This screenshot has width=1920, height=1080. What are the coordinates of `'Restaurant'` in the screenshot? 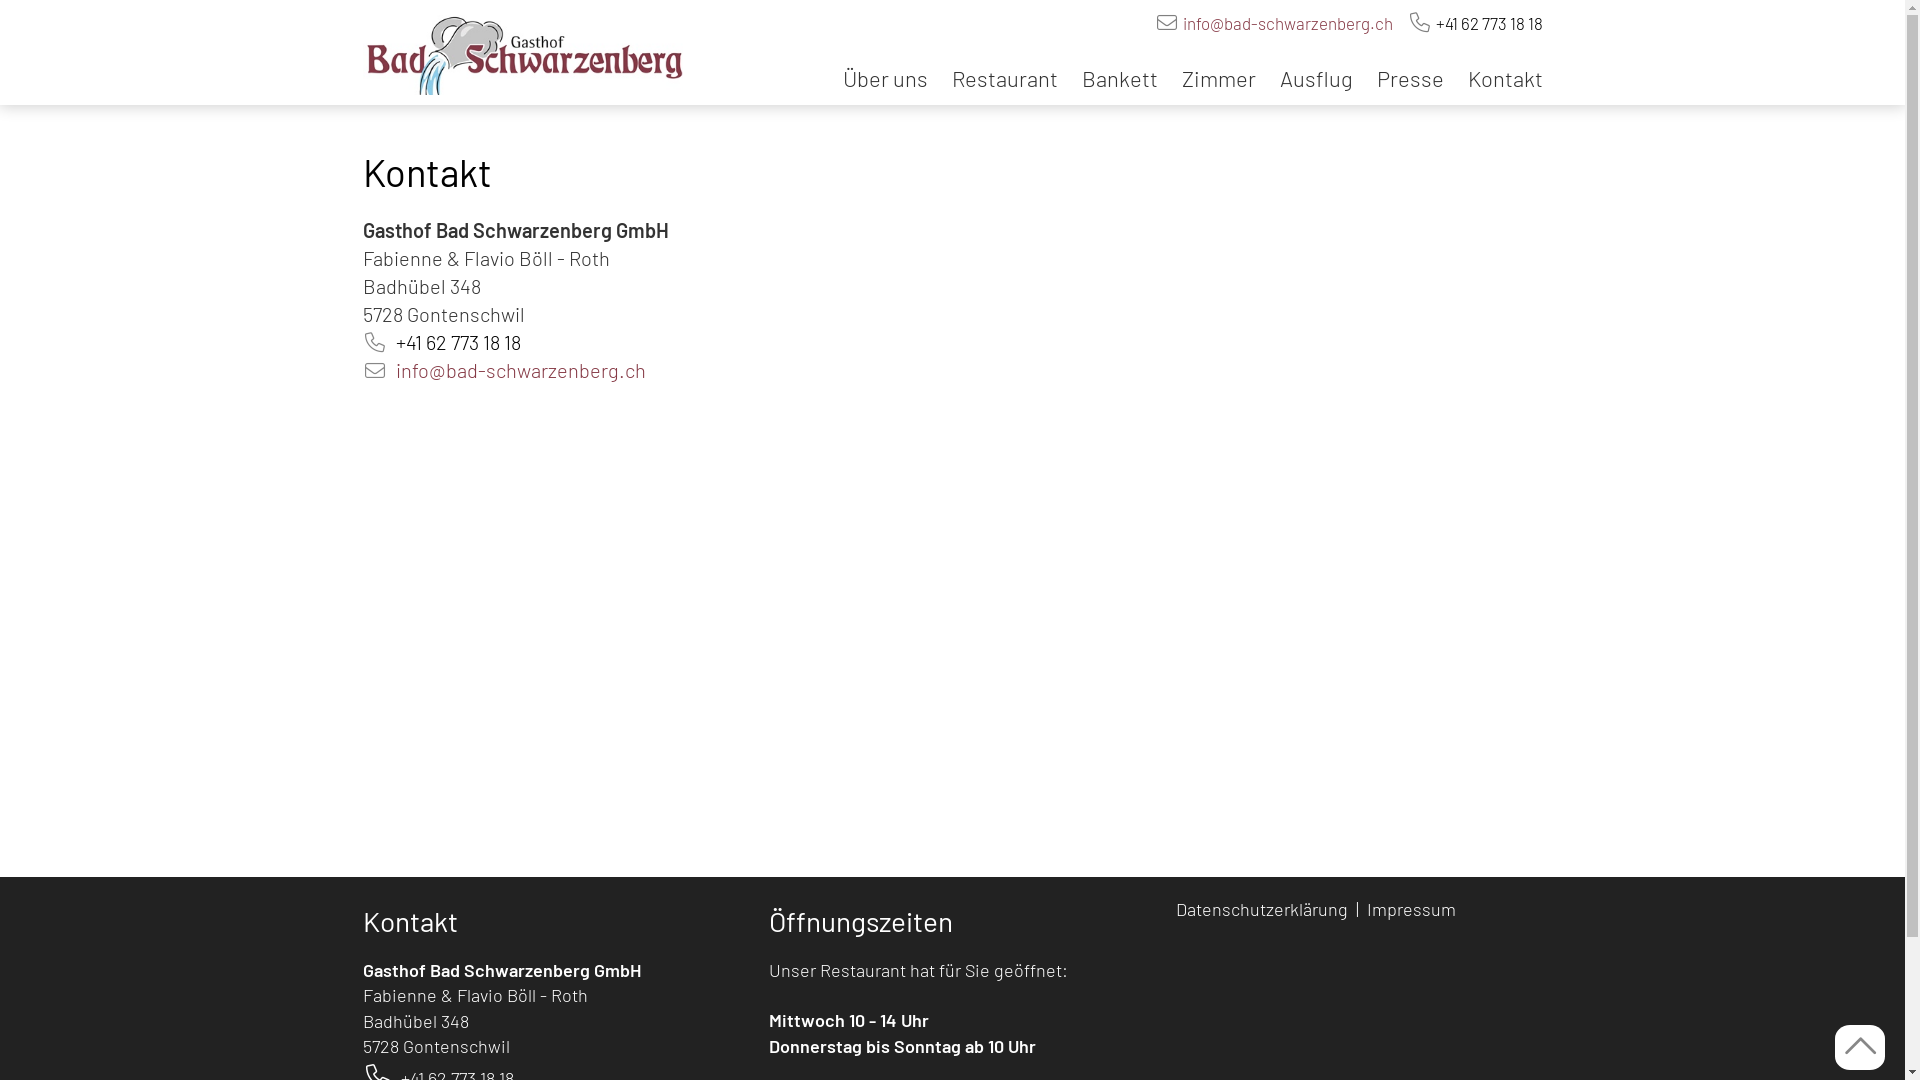 It's located at (939, 77).